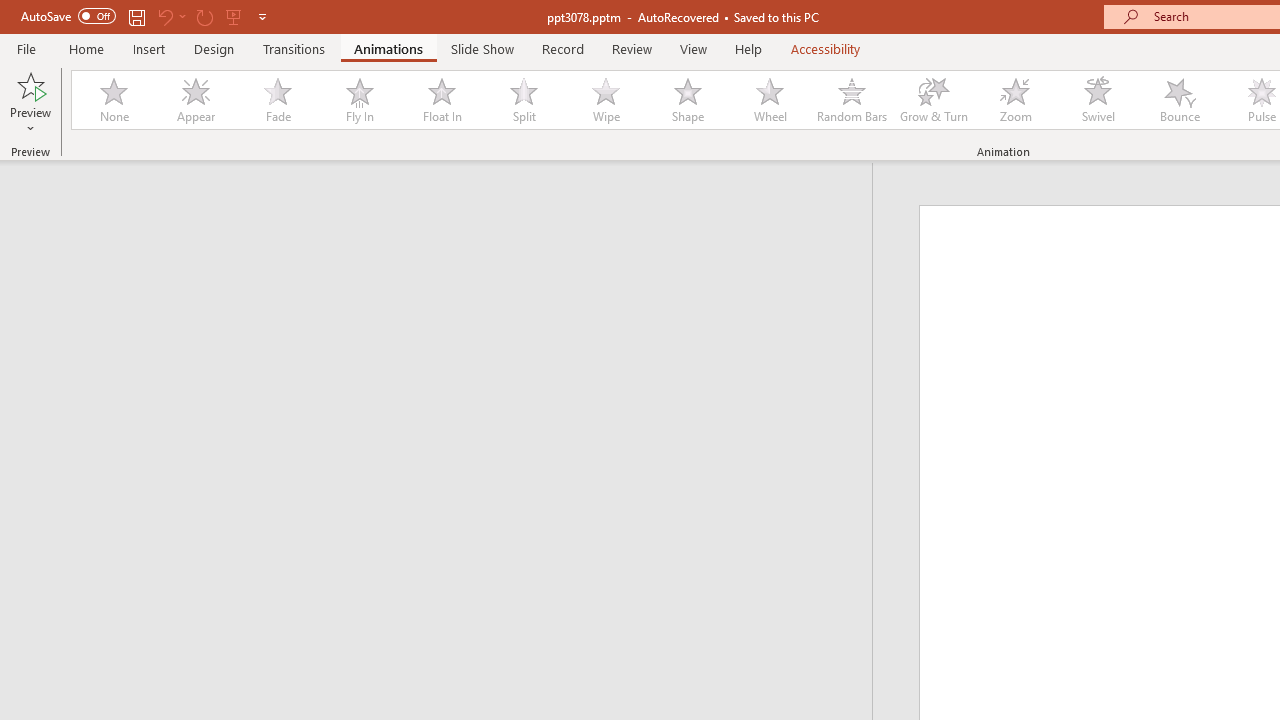  I want to click on 'Insert', so click(148, 48).